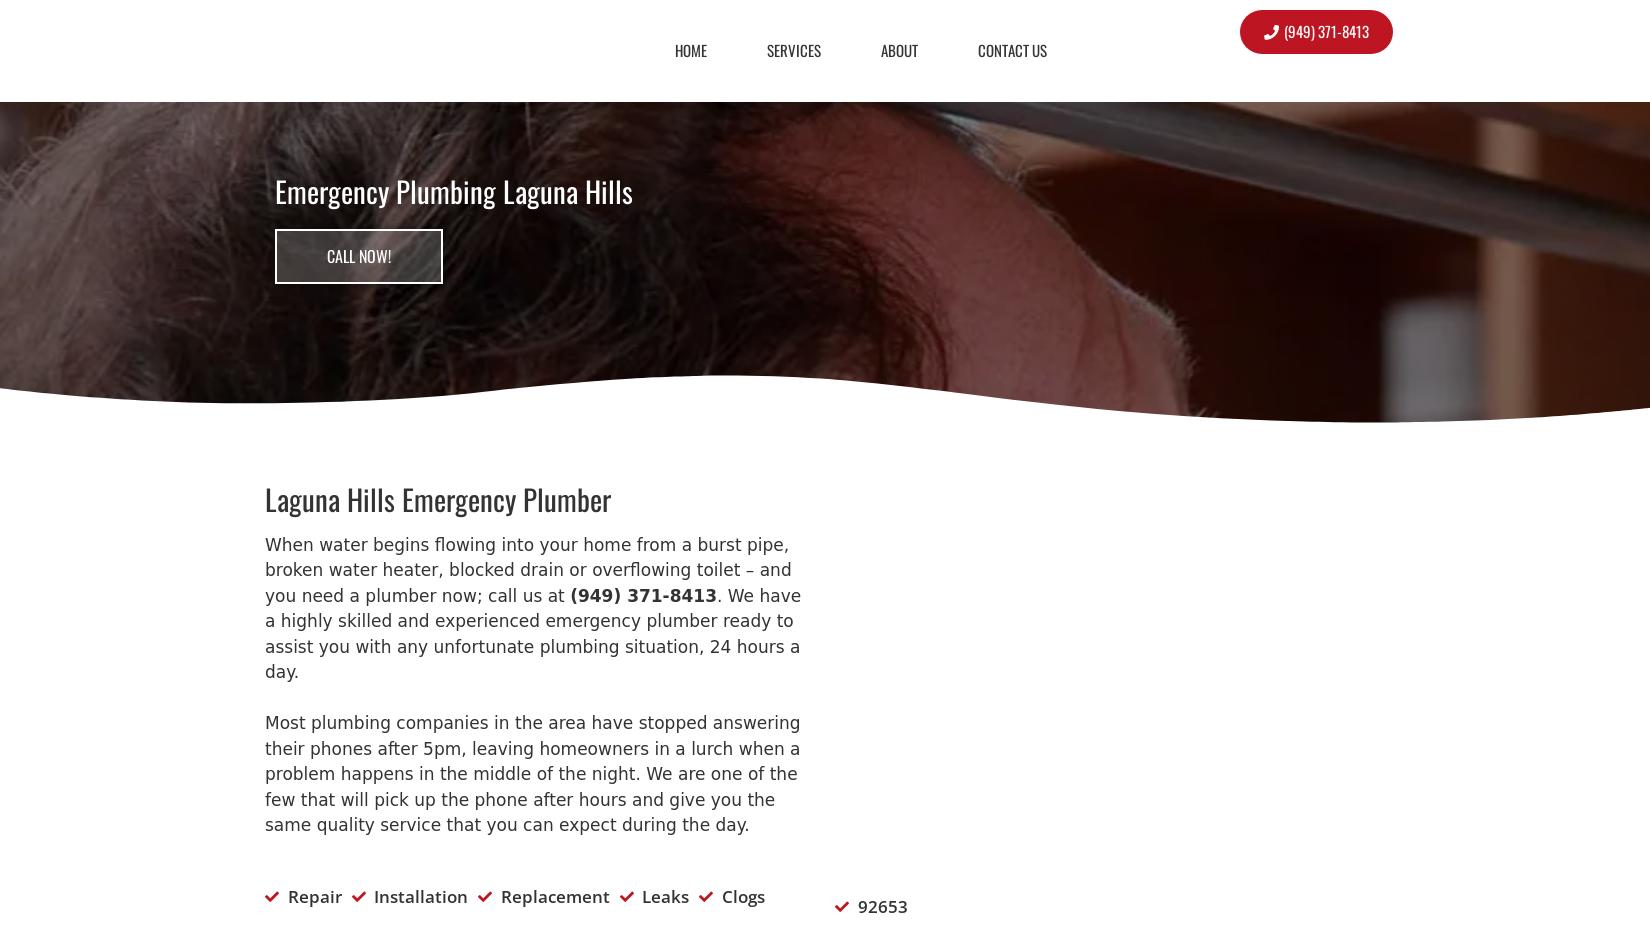  I want to click on 'About', so click(899, 48).